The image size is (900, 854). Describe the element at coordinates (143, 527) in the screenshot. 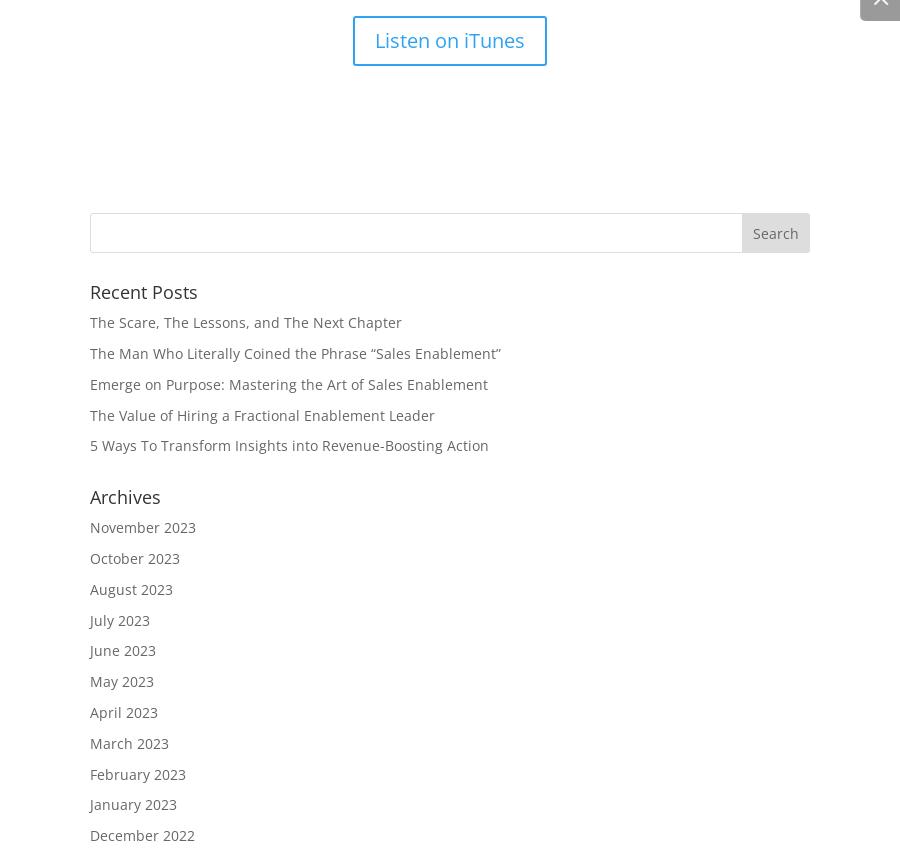

I see `'November 2023'` at that location.